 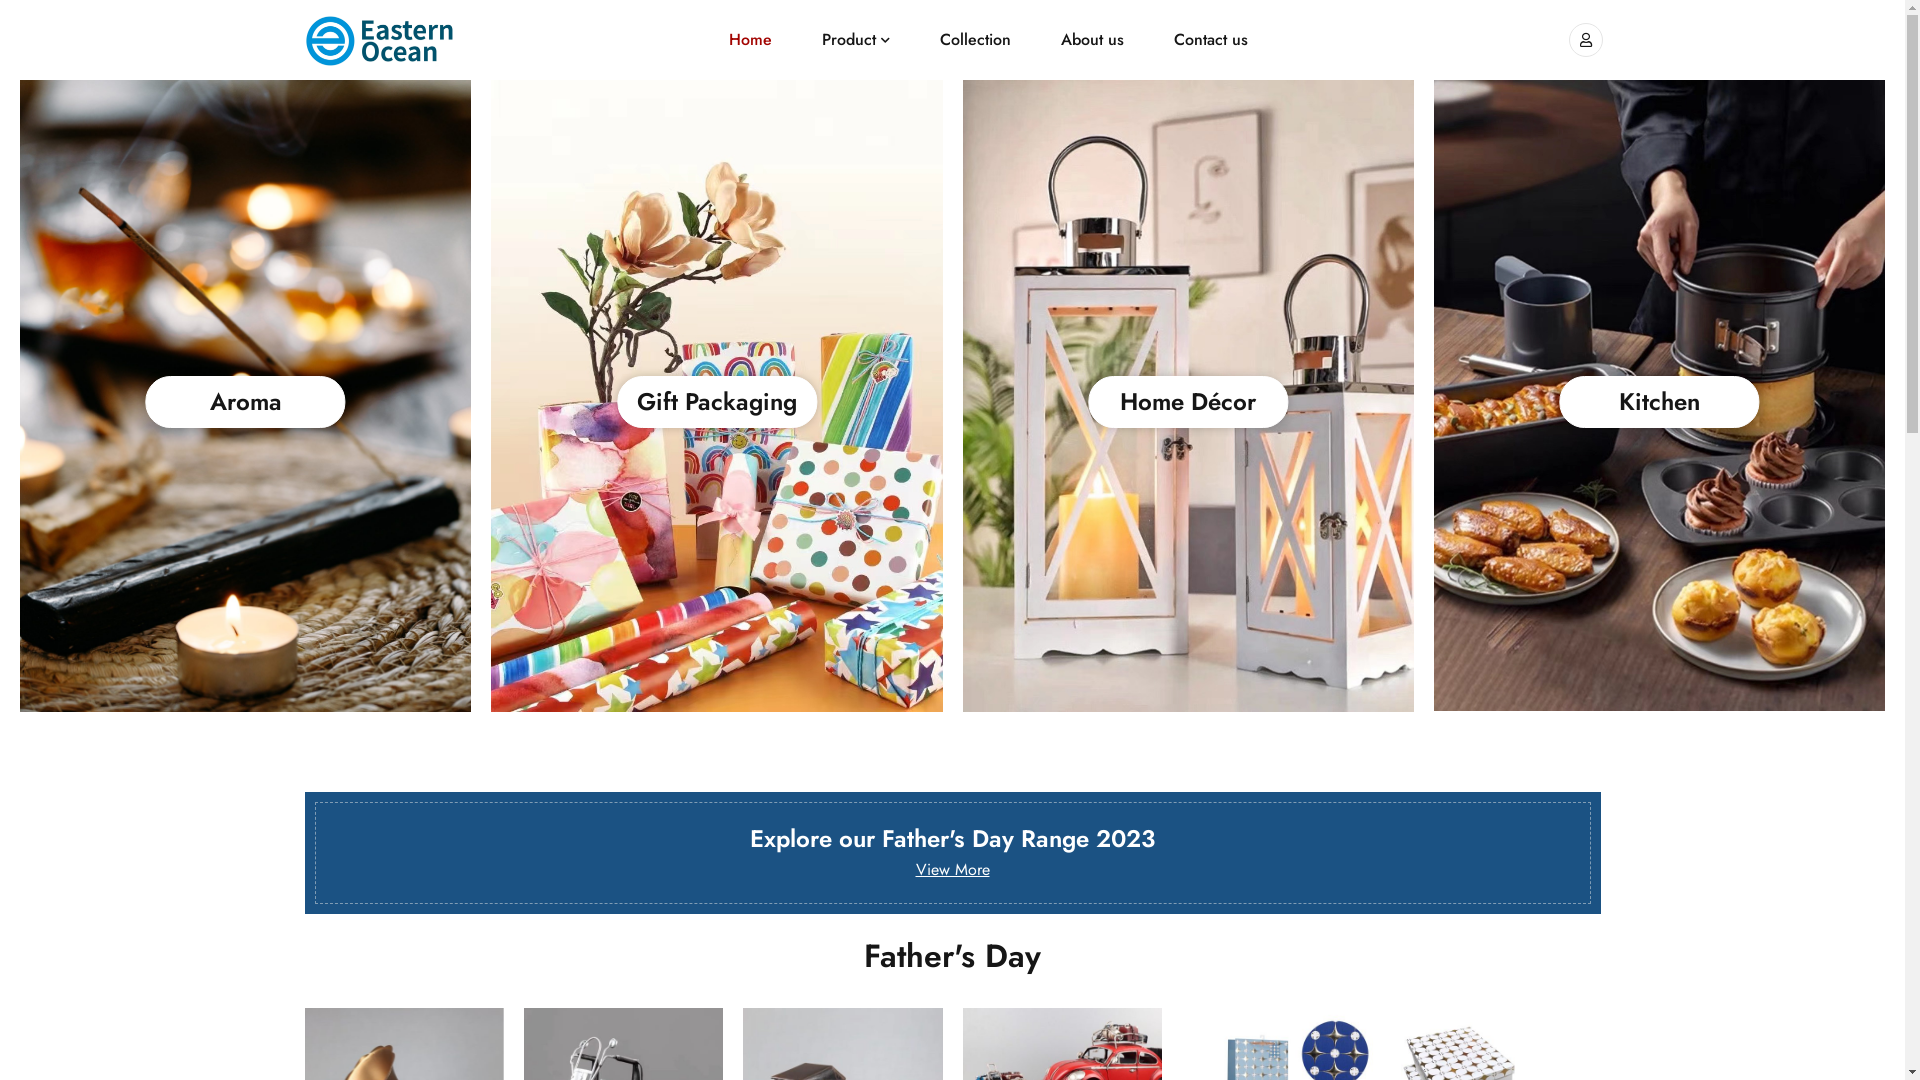 What do you see at coordinates (952, 868) in the screenshot?
I see `'View More'` at bounding box center [952, 868].